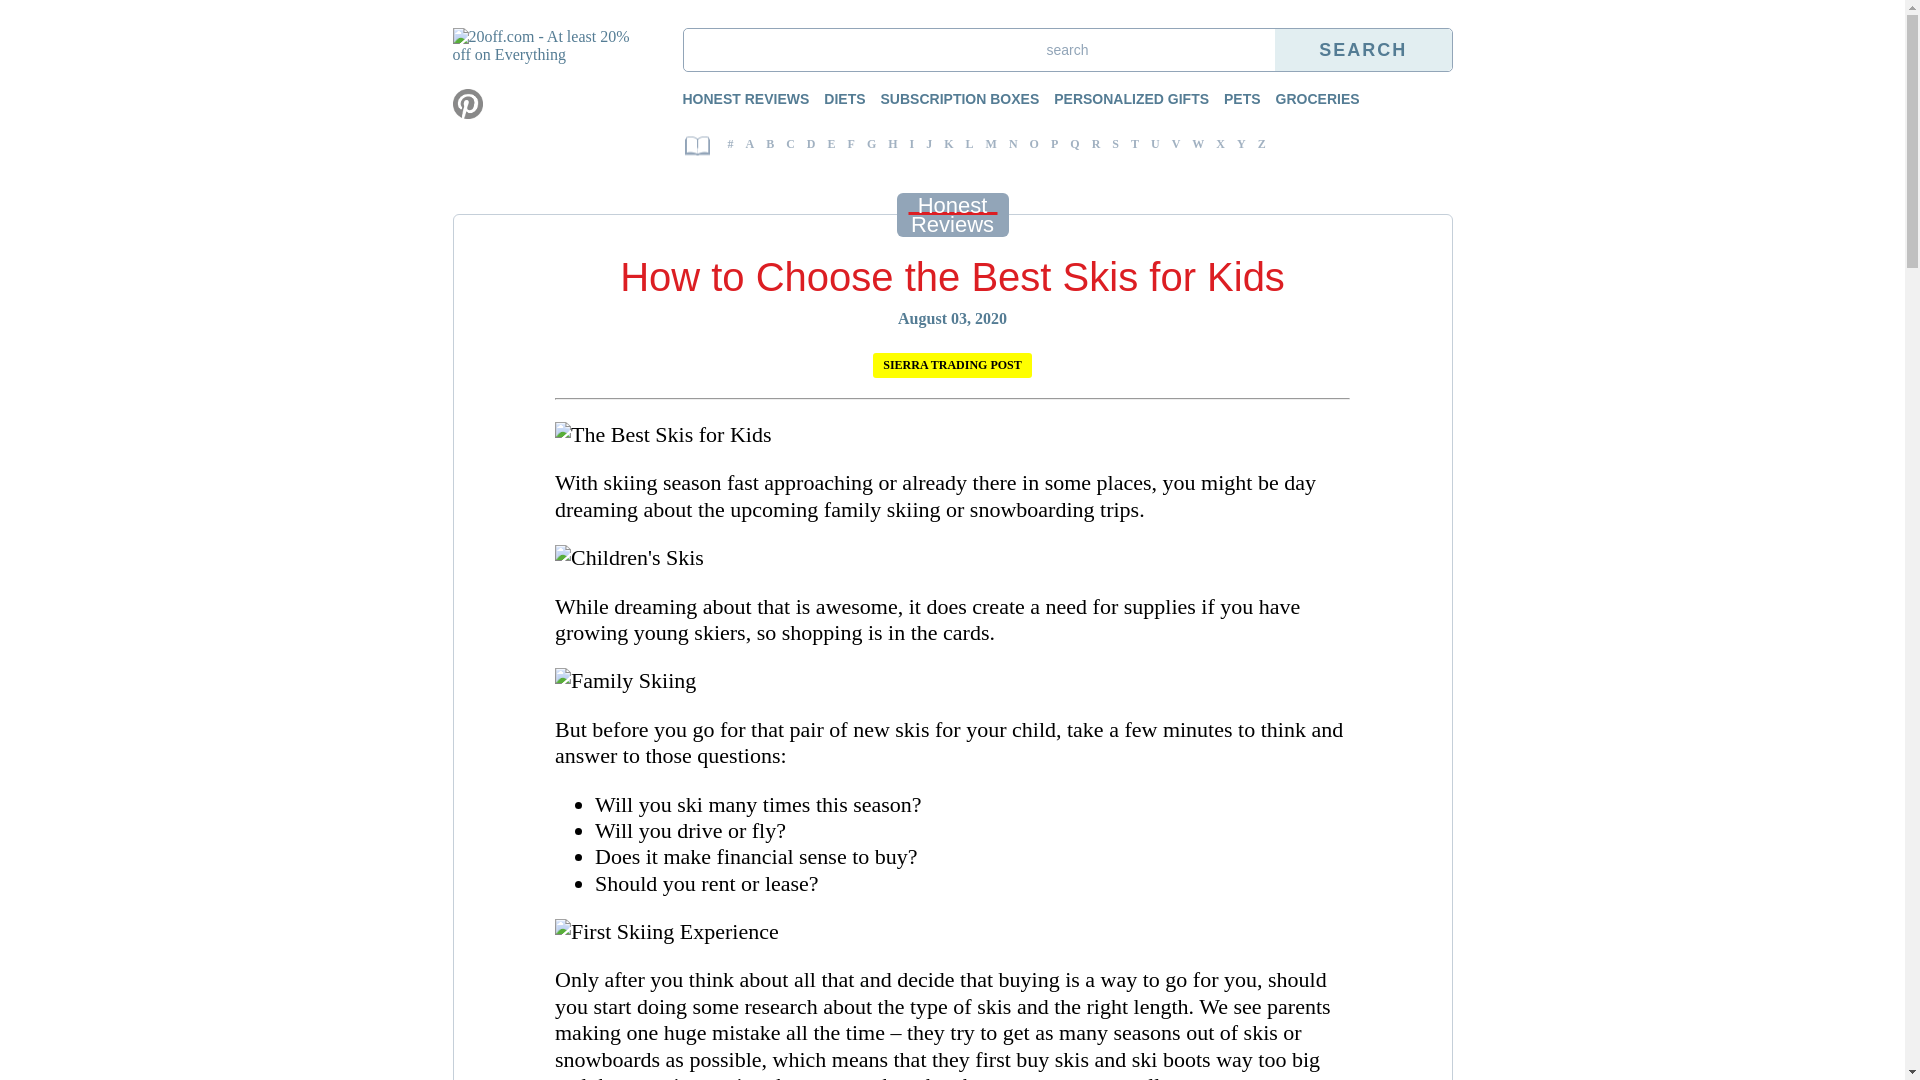 Image resolution: width=1920 pixels, height=1080 pixels. Describe the element at coordinates (1176, 143) in the screenshot. I see `'V'` at that location.